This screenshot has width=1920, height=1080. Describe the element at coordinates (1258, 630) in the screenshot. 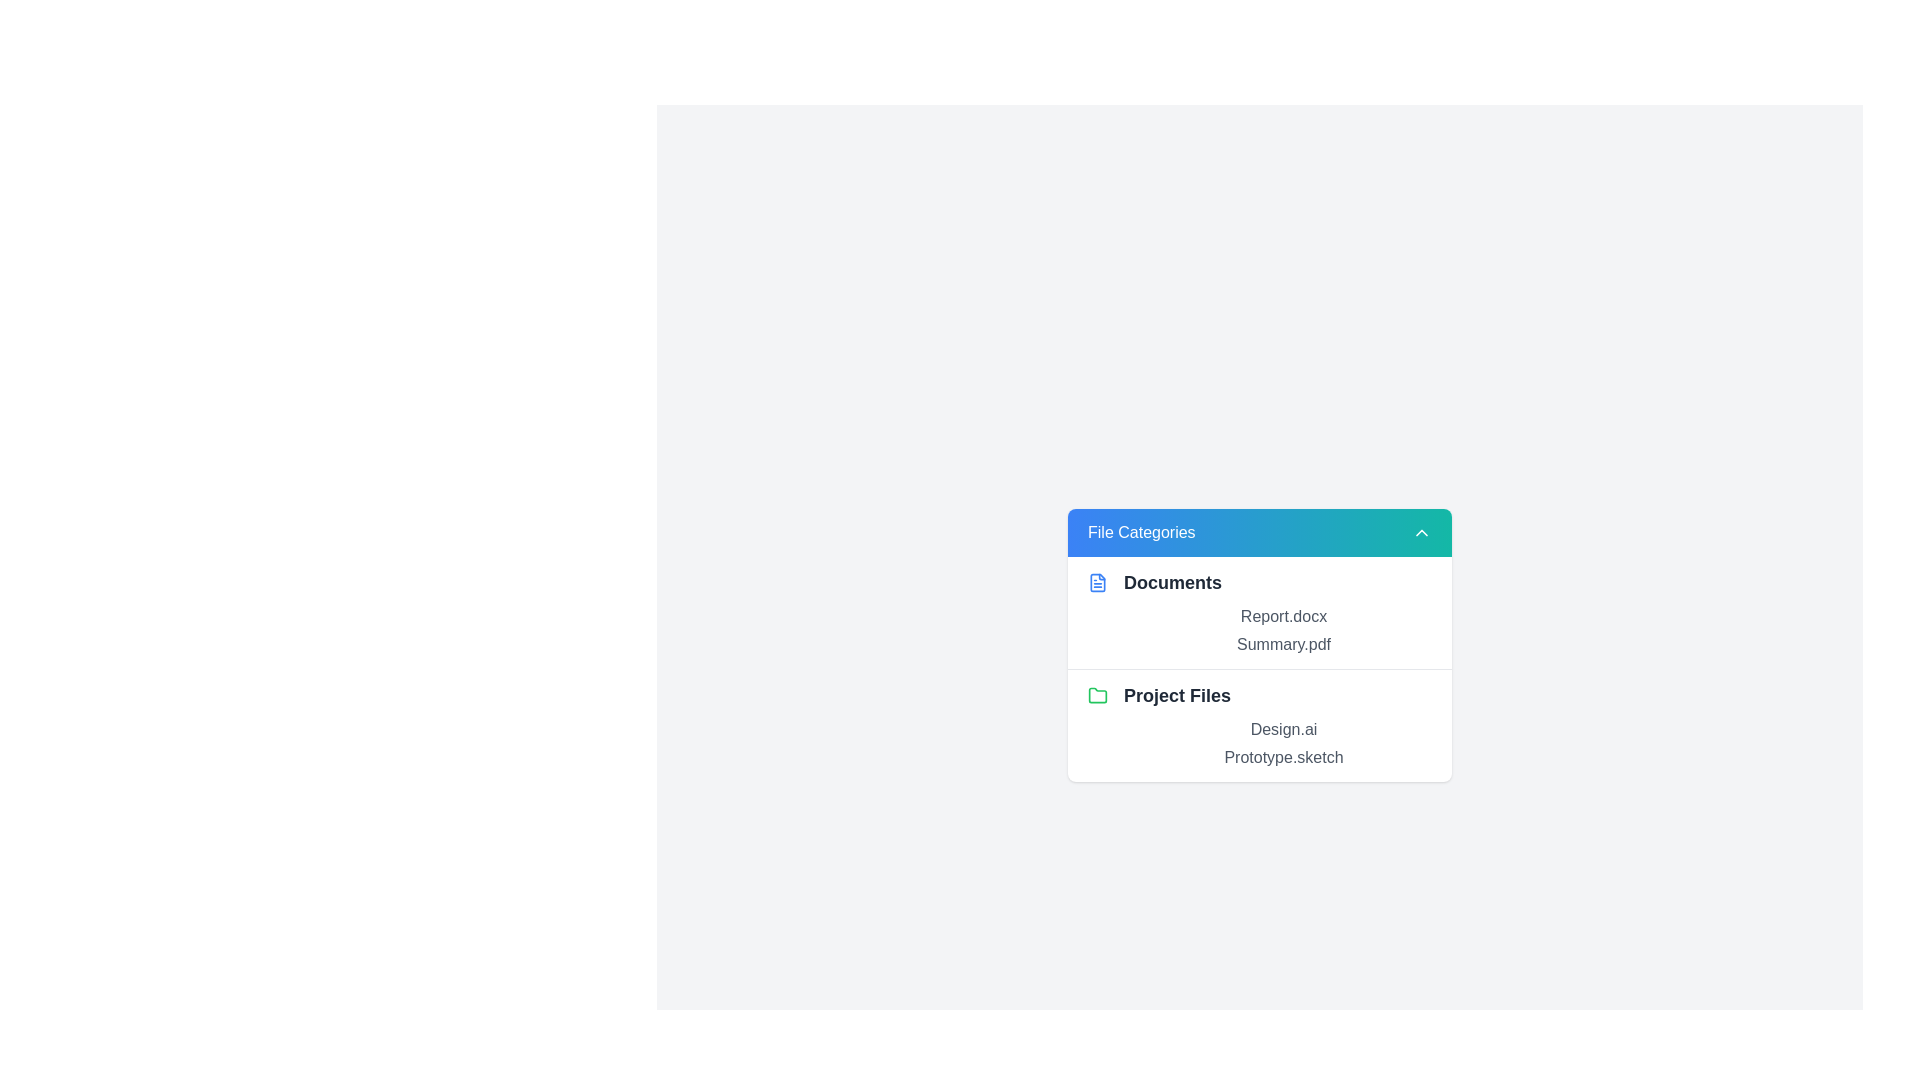

I see `the 'Report.docx' label in the List of file links, which is located in the 'Documents' section of the 'File Categories' panel` at that location.